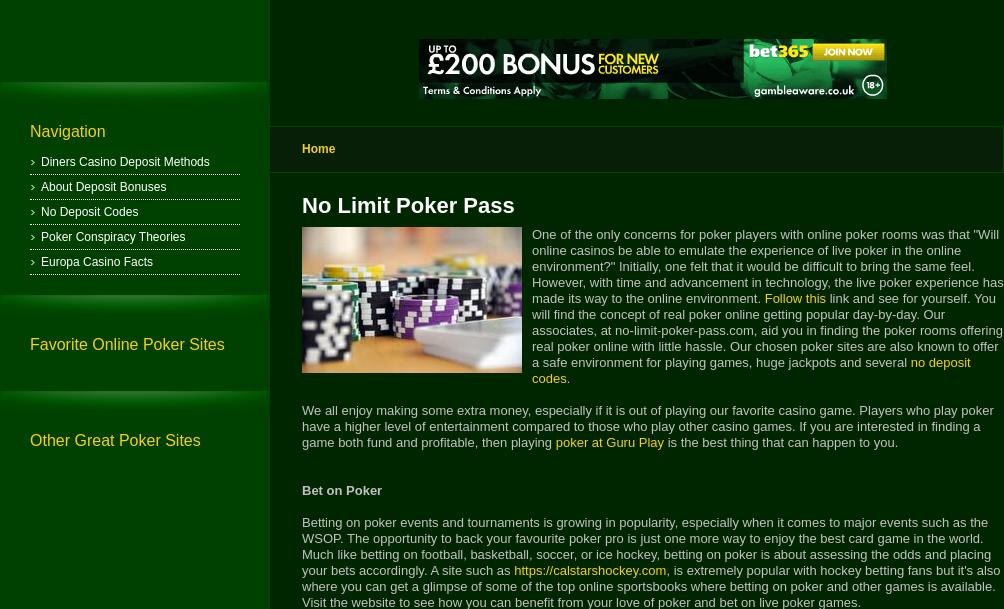 The height and width of the screenshot is (609, 1004). I want to click on 'link and see for yourself. You will find the concept of real poker online getting popular day-by-day. Our associates, at no-limit-poker-pass.com, aid you in finding the poker rooms offering real poker online with little hassle. Our chosen poker sites are also known to offer a safe environment for playing games, huge jackpots and several', so click(766, 329).